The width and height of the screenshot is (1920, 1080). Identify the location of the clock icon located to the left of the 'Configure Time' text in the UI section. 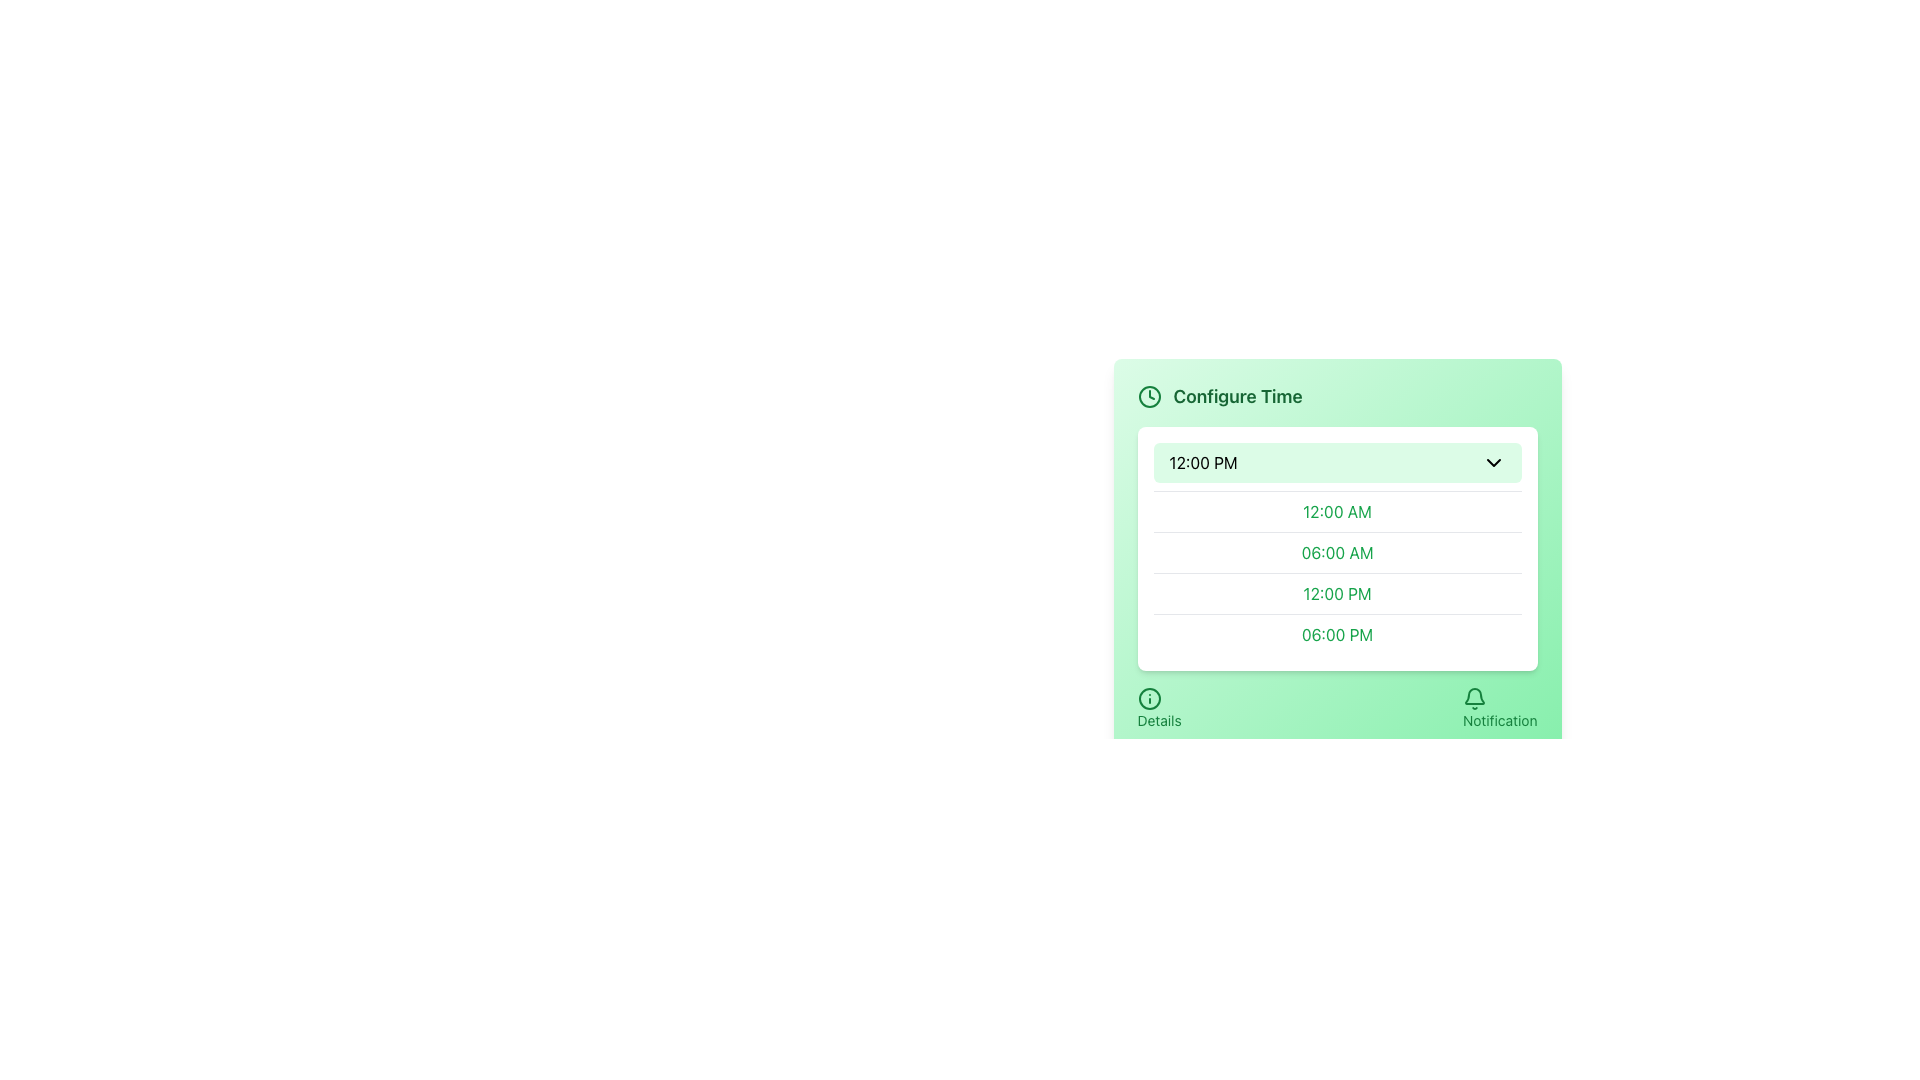
(1149, 397).